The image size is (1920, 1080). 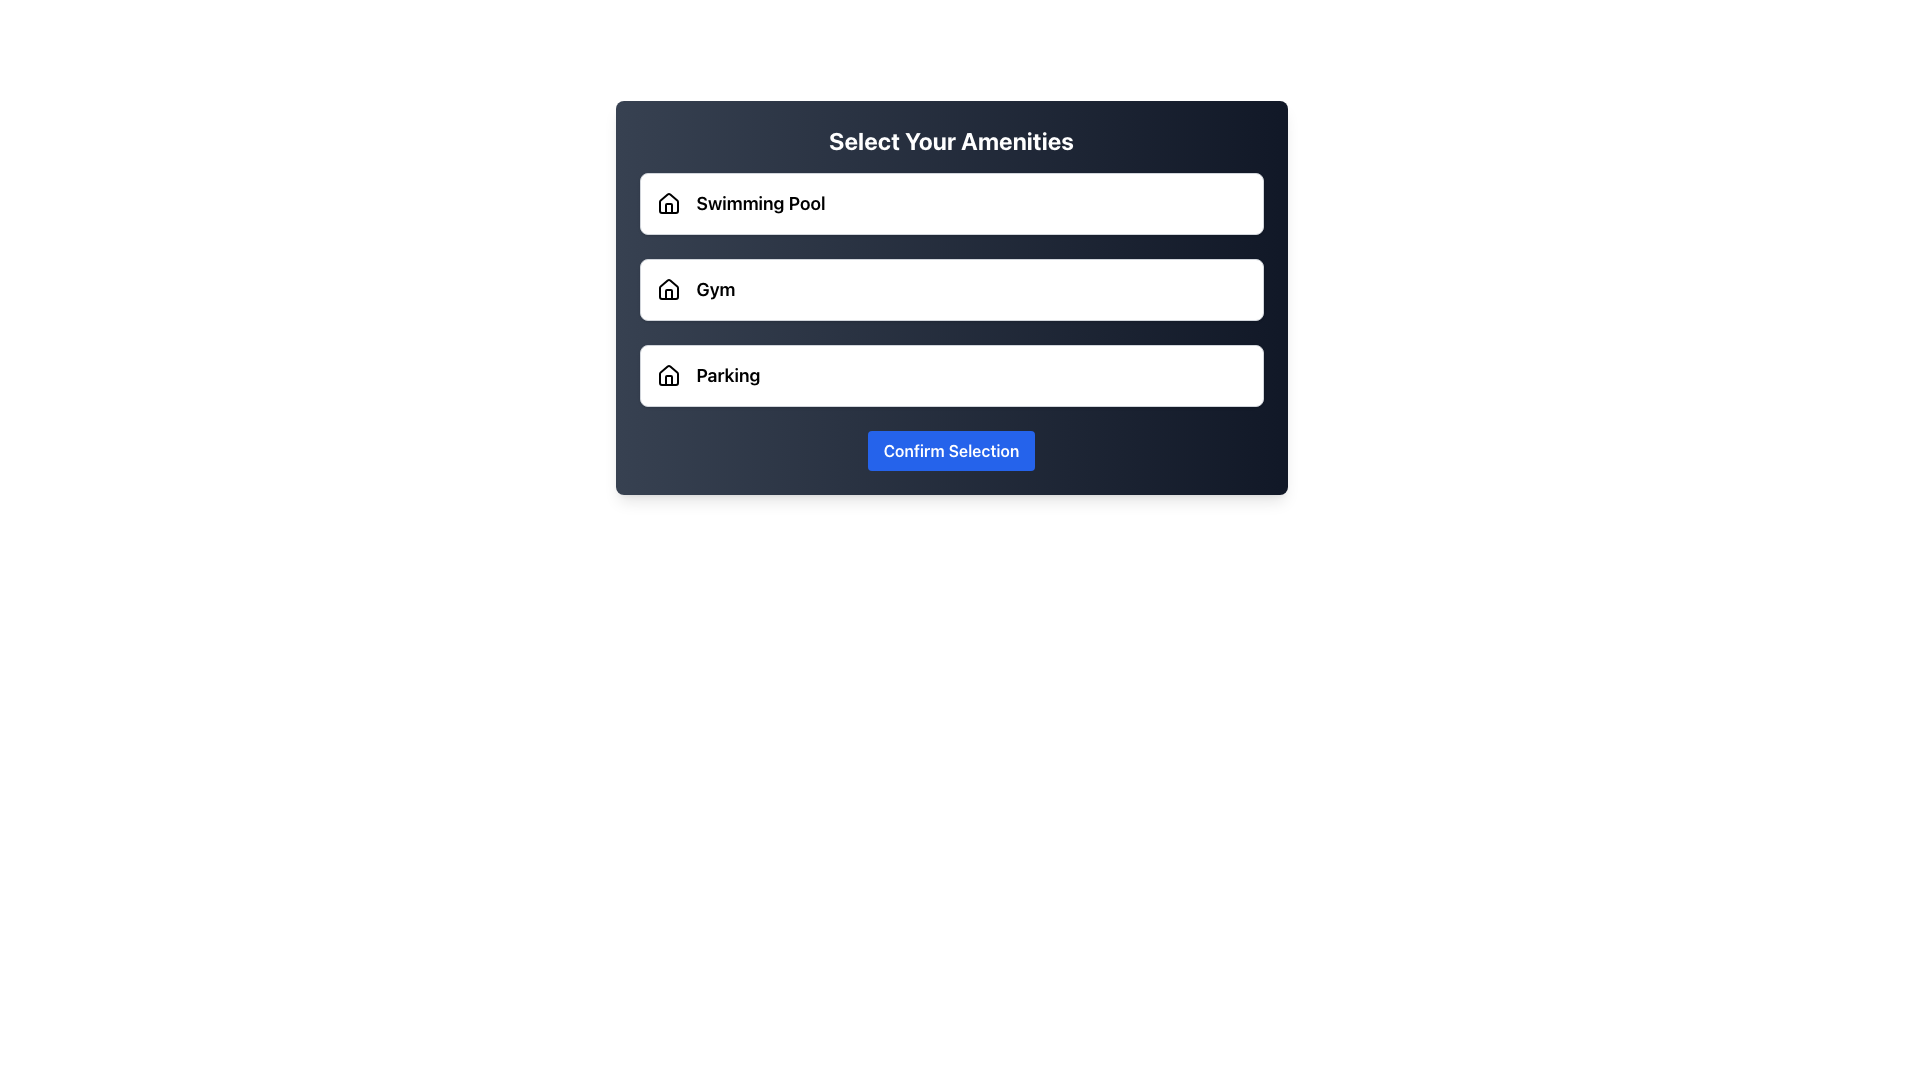 What do you see at coordinates (668, 204) in the screenshot?
I see `the leftmost icon representing the 'Swimming Pool' option` at bounding box center [668, 204].